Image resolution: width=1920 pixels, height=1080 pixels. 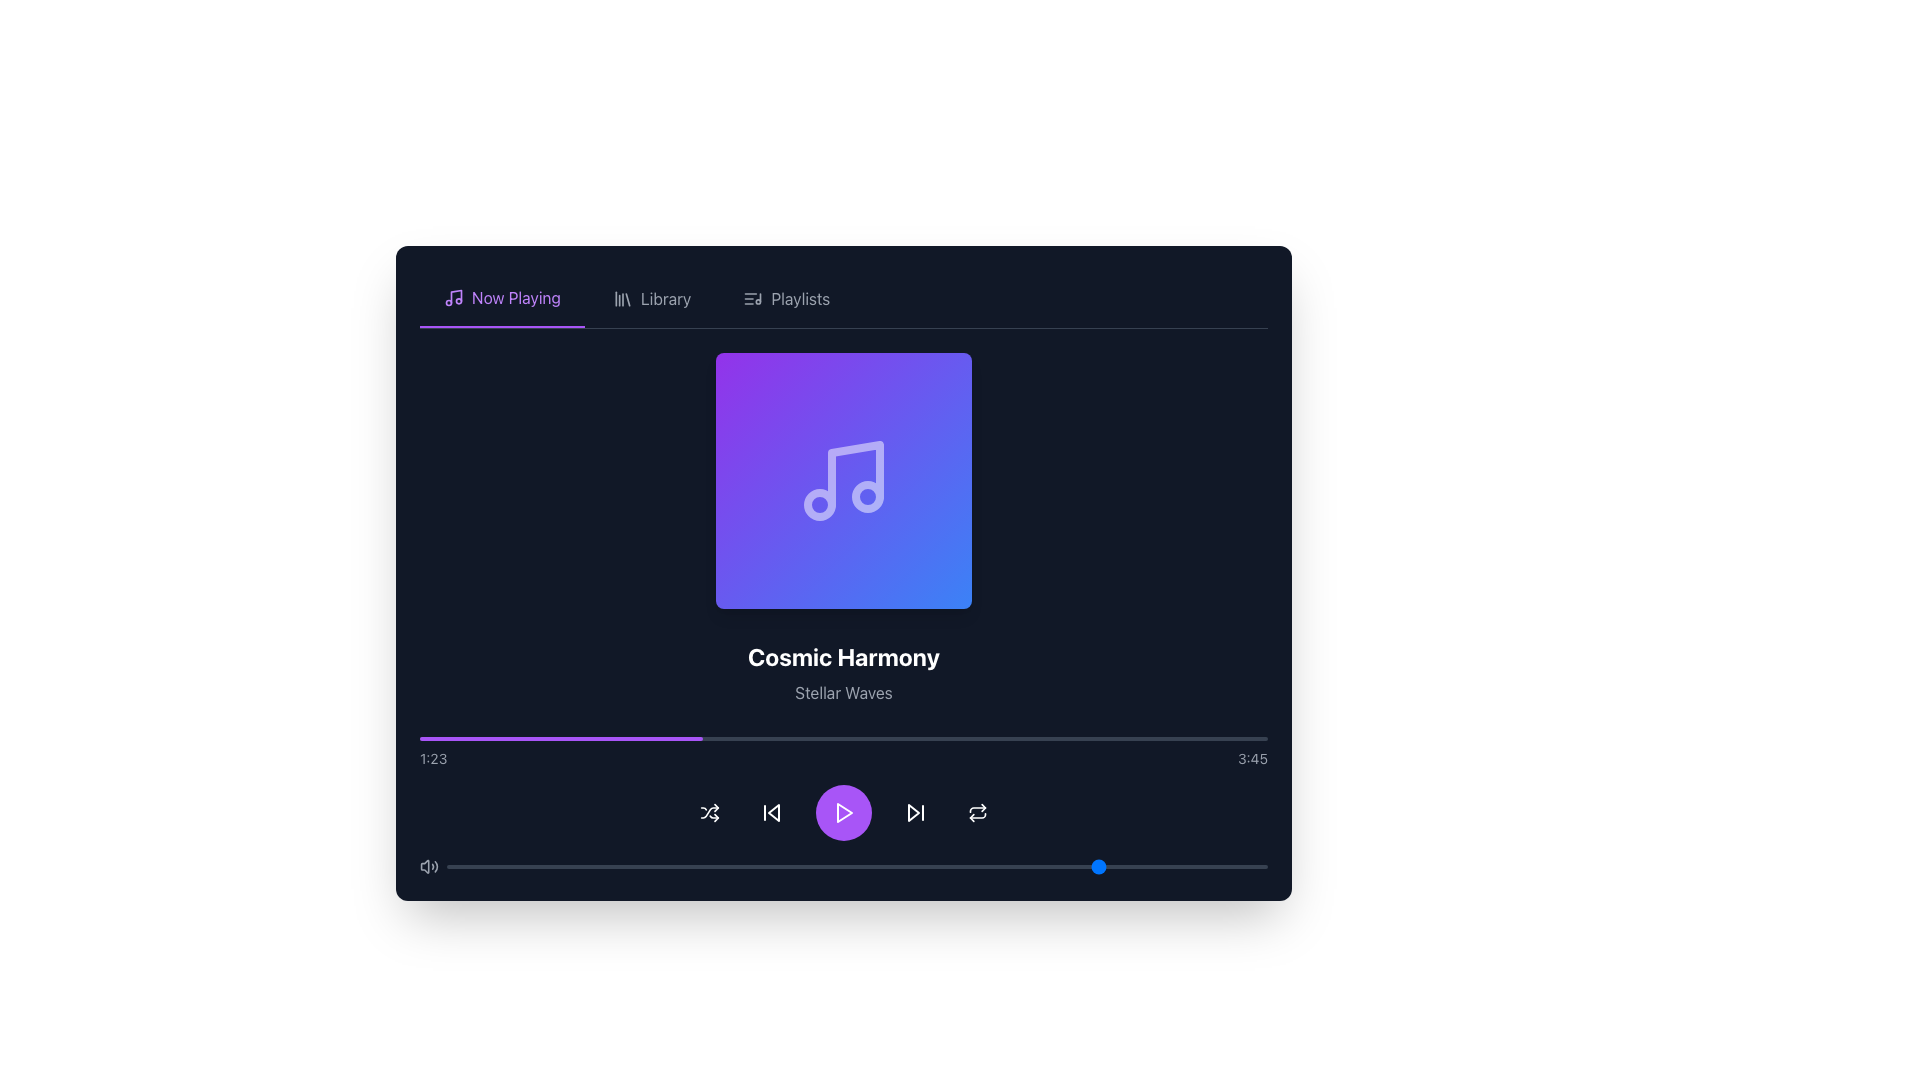 I want to click on the horizontal progress bar with purple filled portion and time indicators '1:23' and '3:45', so click(x=844, y=752).